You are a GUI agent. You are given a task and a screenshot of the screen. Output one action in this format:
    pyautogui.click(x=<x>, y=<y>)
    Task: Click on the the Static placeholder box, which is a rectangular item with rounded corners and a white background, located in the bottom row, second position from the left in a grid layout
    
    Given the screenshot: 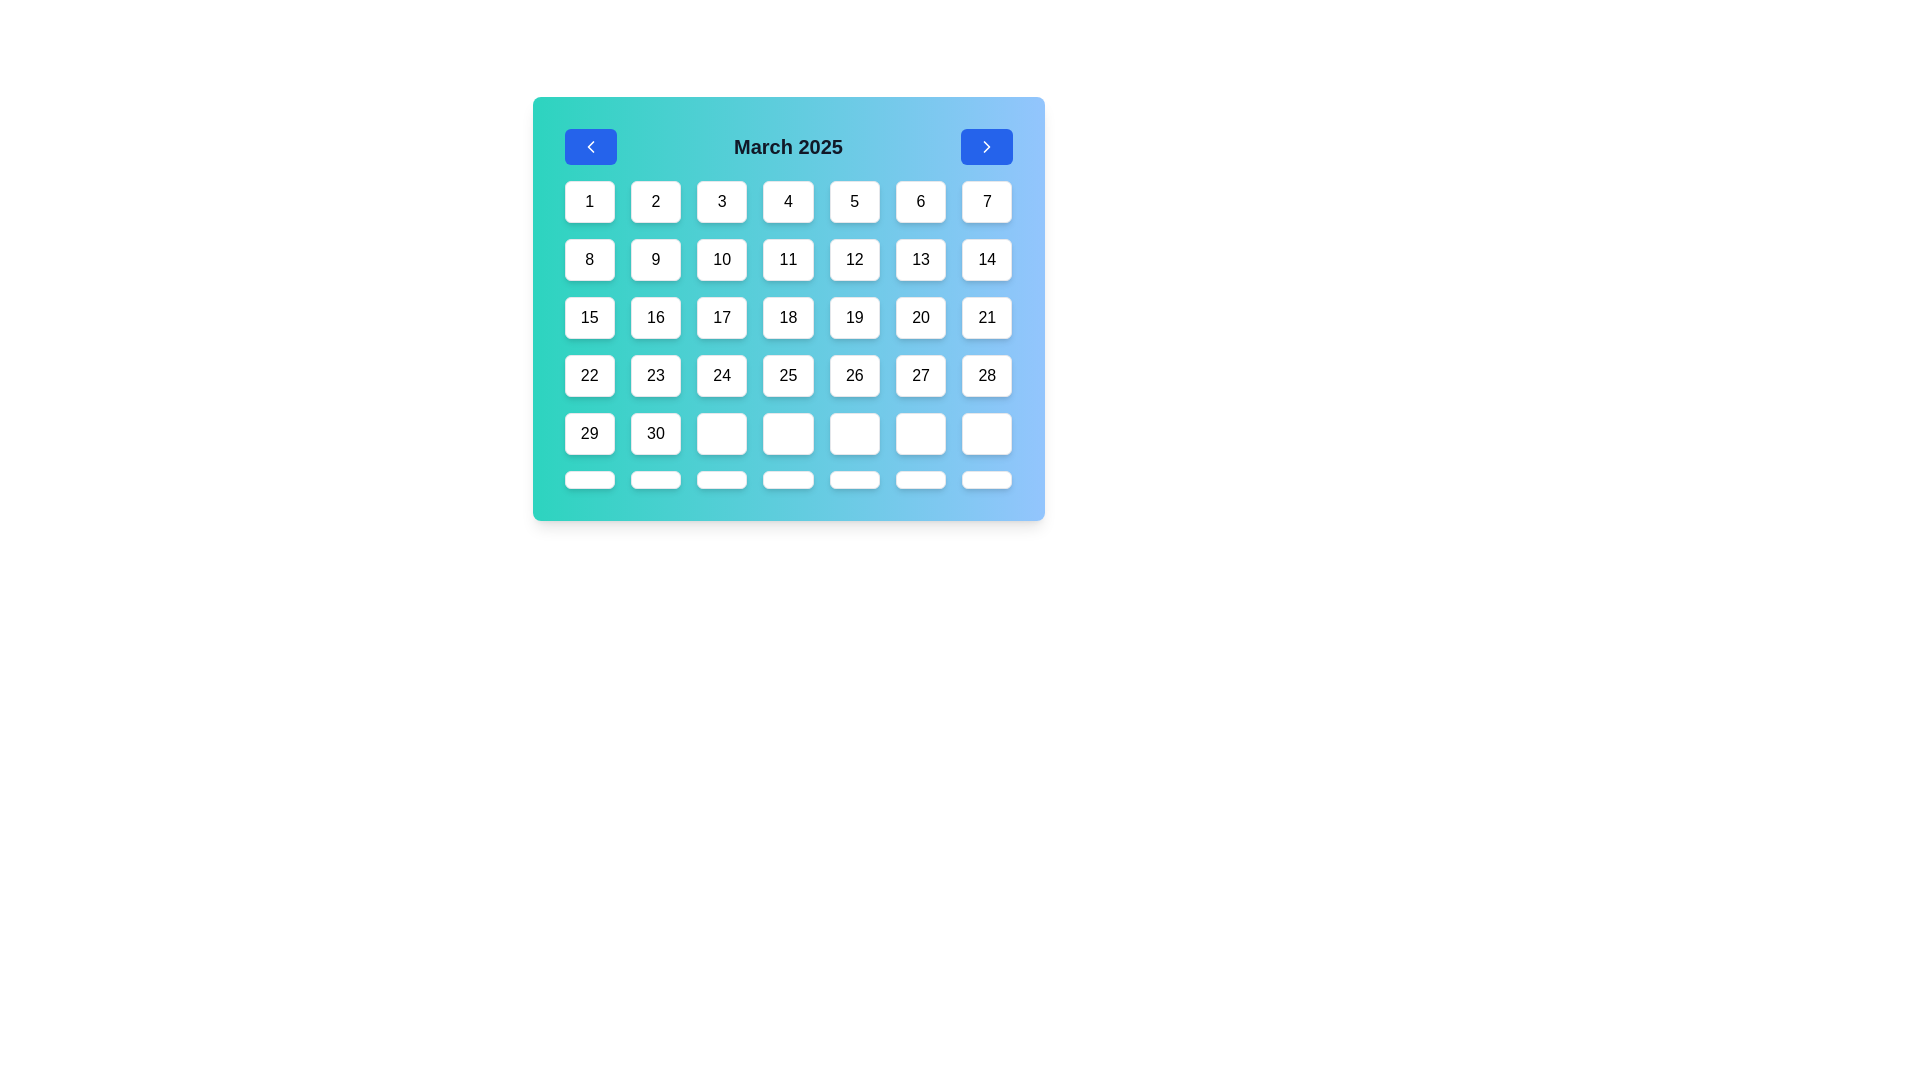 What is the action you would take?
    pyautogui.click(x=655, y=479)
    